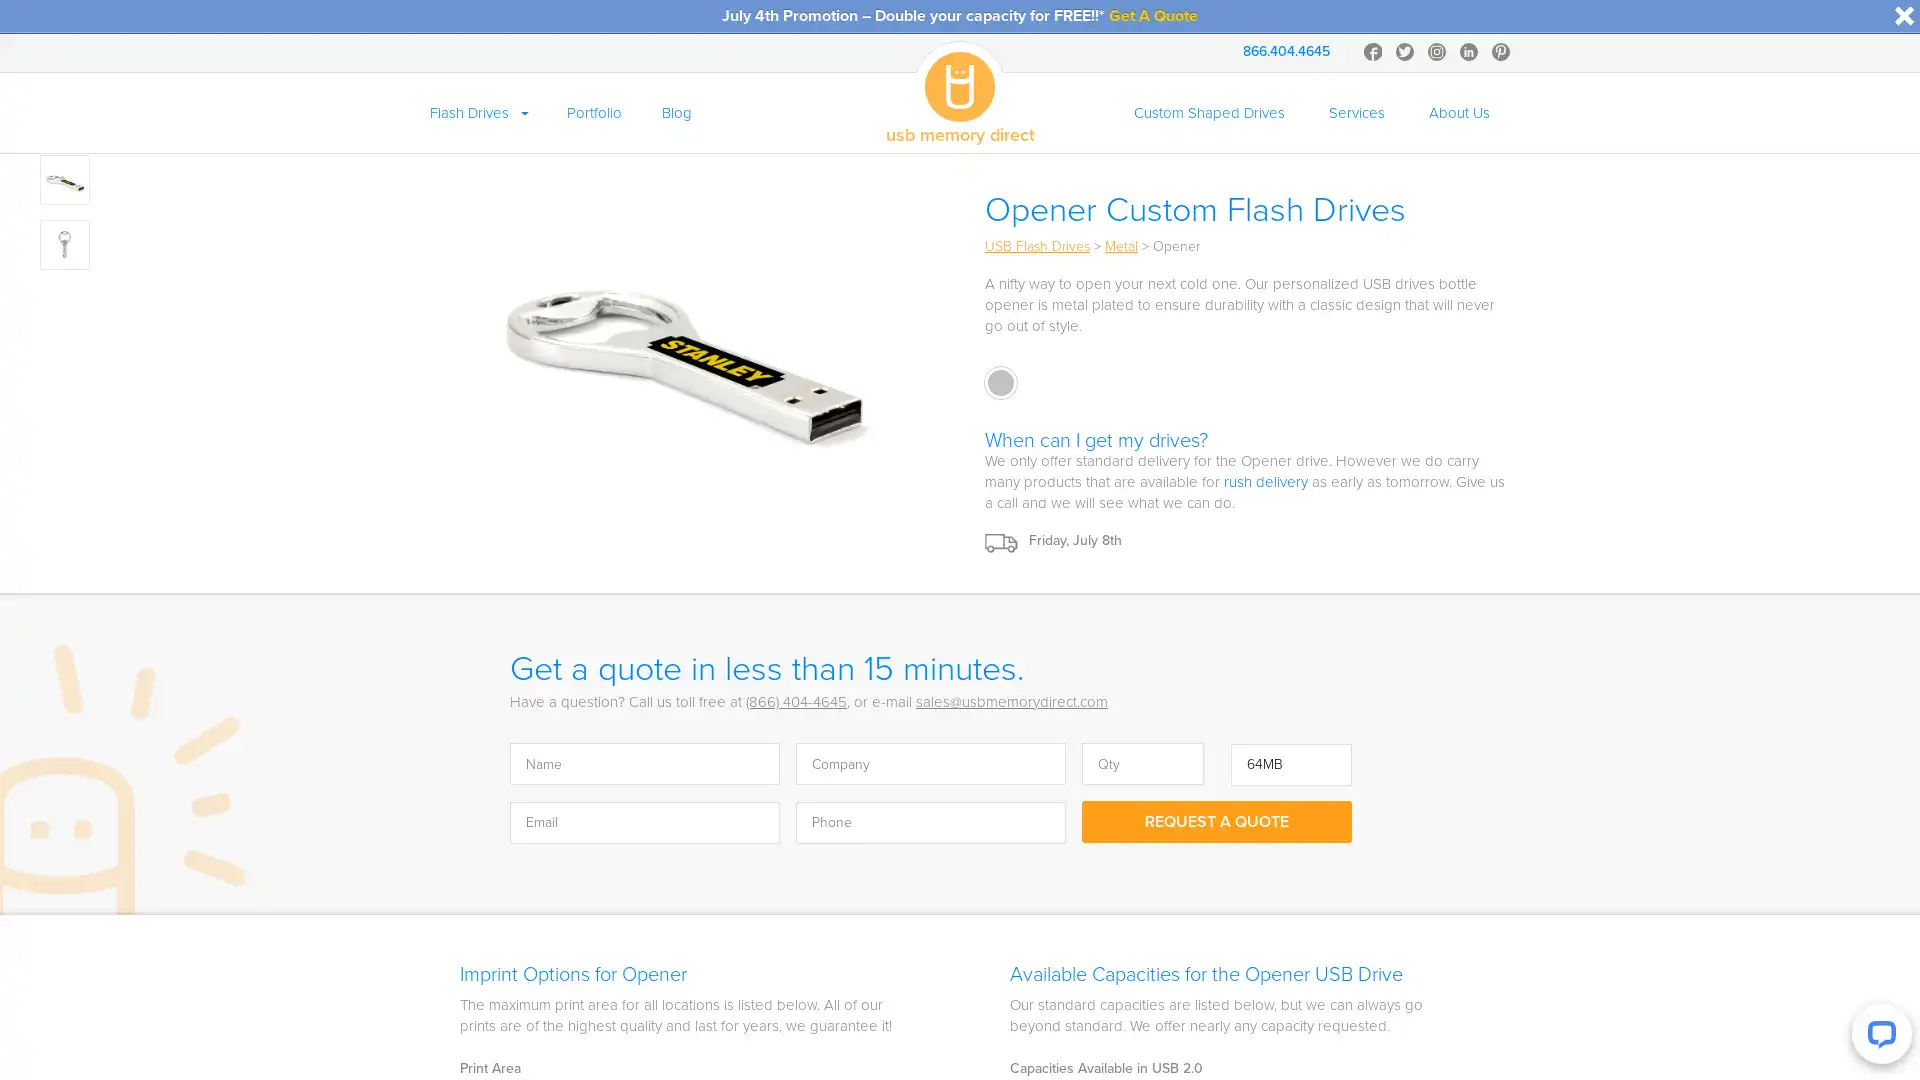 Image resolution: width=1920 pixels, height=1080 pixels. What do you see at coordinates (1216, 821) in the screenshot?
I see `Request A Quote` at bounding box center [1216, 821].